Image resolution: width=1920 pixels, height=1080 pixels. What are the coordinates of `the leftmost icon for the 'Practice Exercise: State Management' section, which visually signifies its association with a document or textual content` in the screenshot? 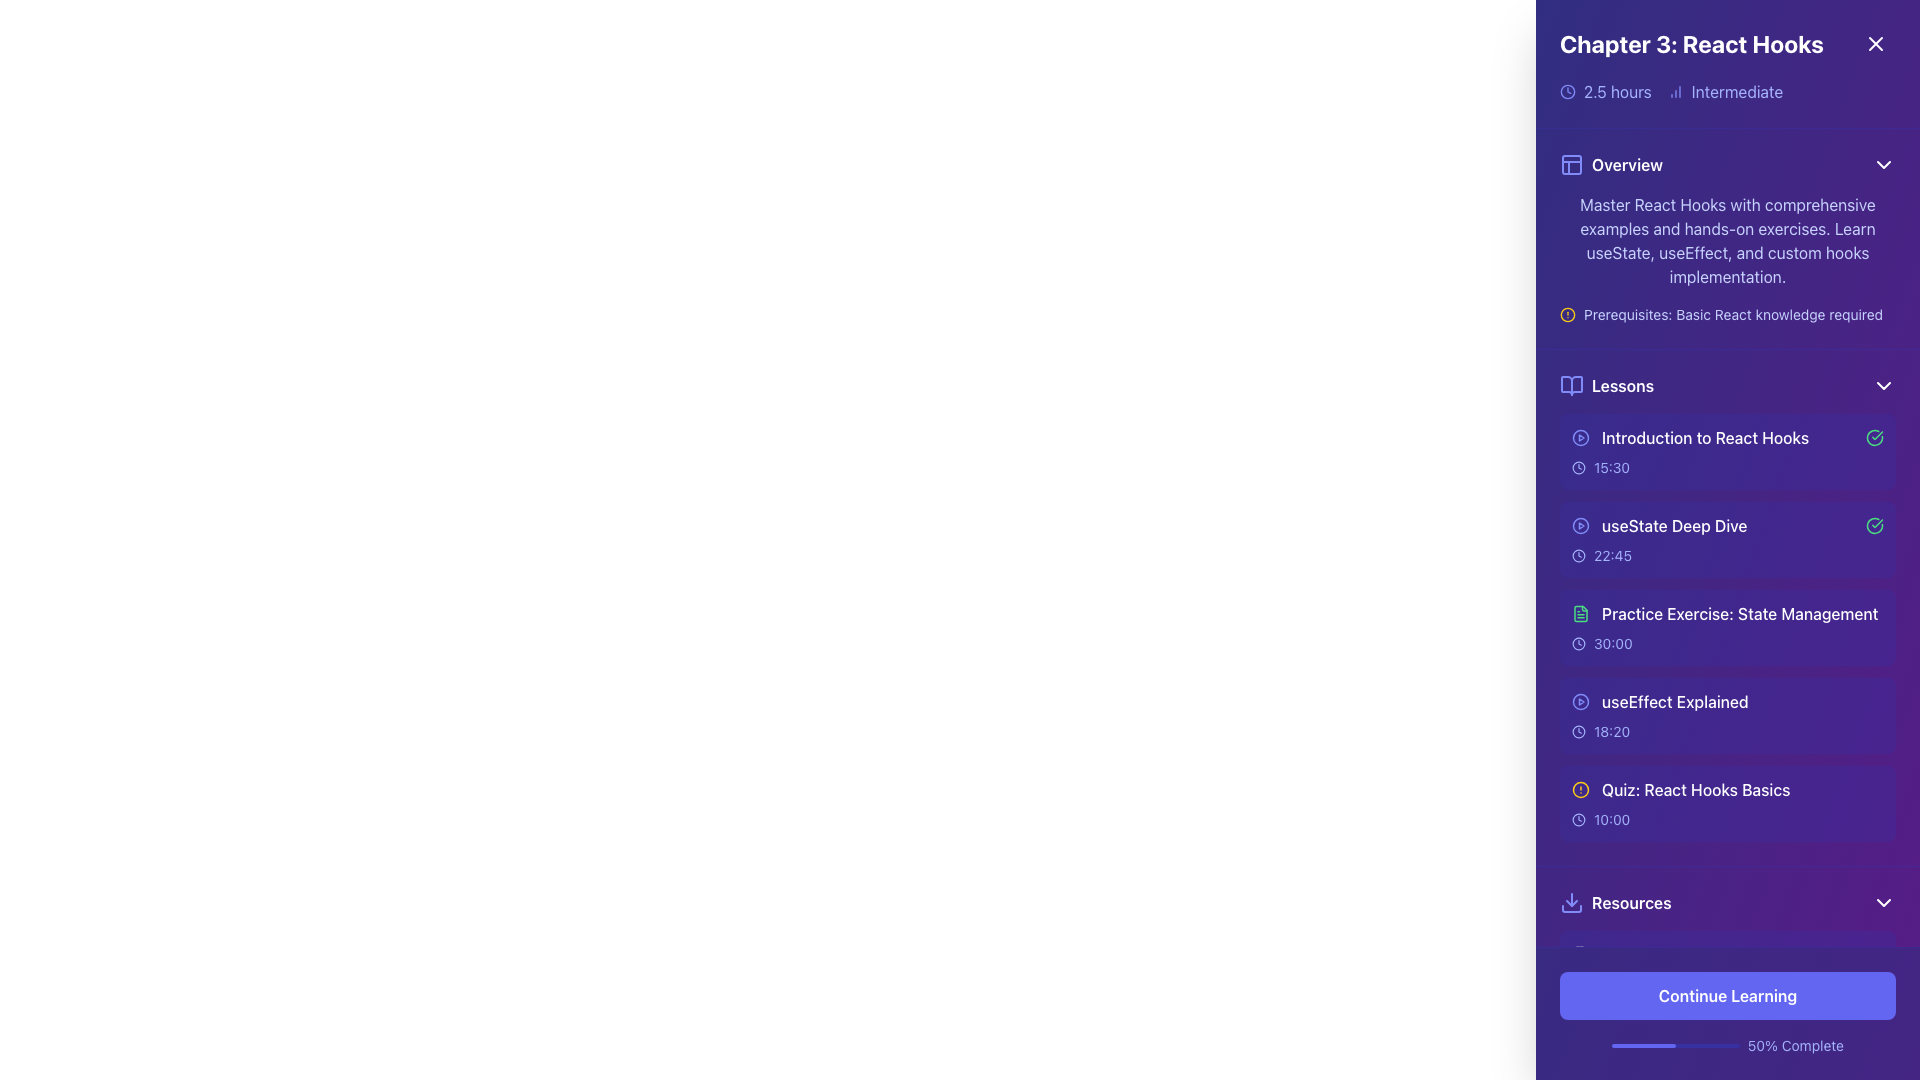 It's located at (1579, 612).